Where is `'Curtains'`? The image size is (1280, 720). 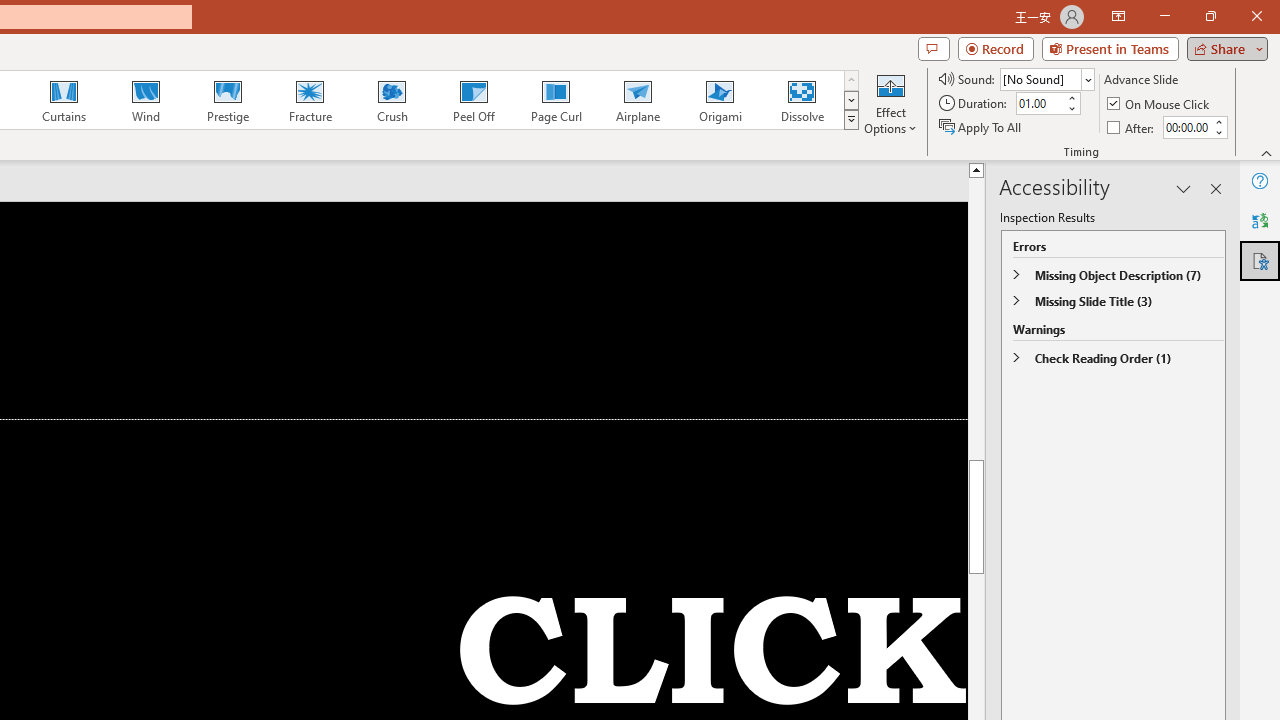 'Curtains' is located at coordinates (64, 100).